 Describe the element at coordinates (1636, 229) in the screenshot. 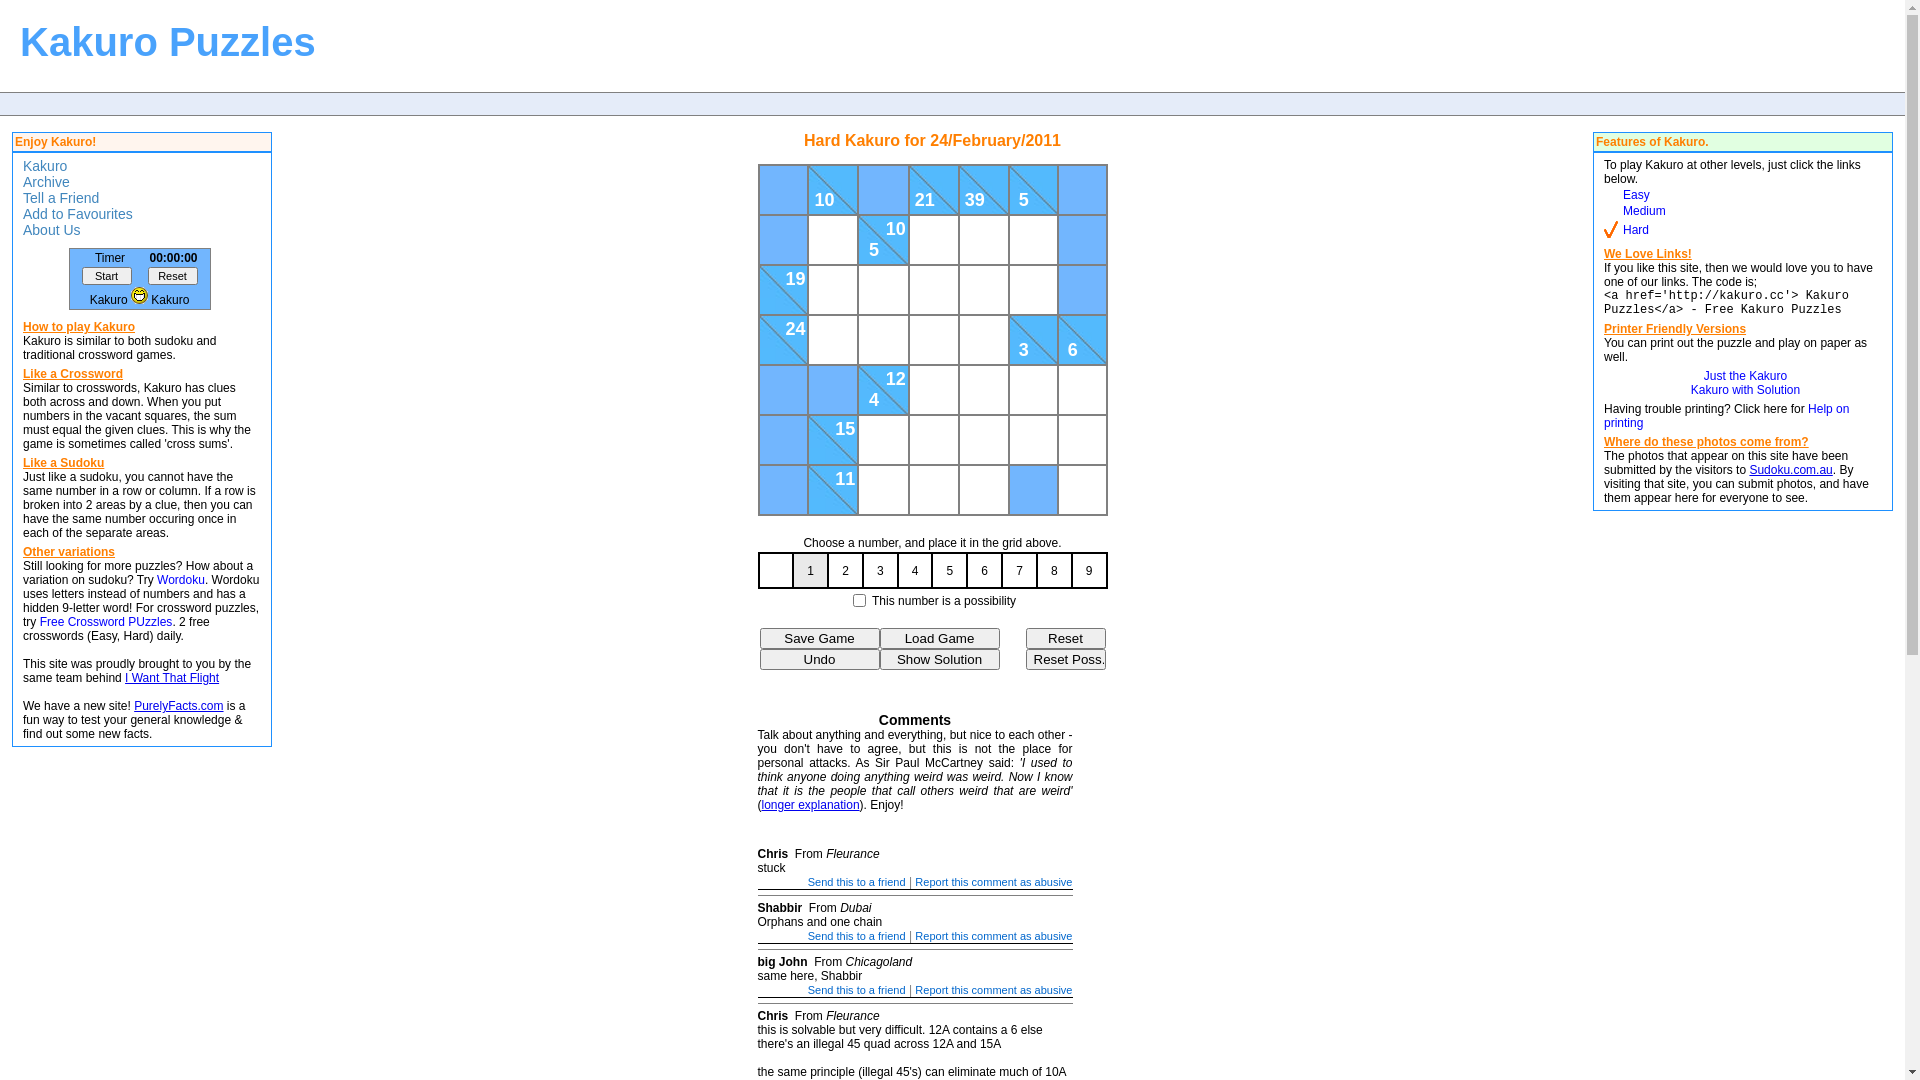

I see `'Hard'` at that location.